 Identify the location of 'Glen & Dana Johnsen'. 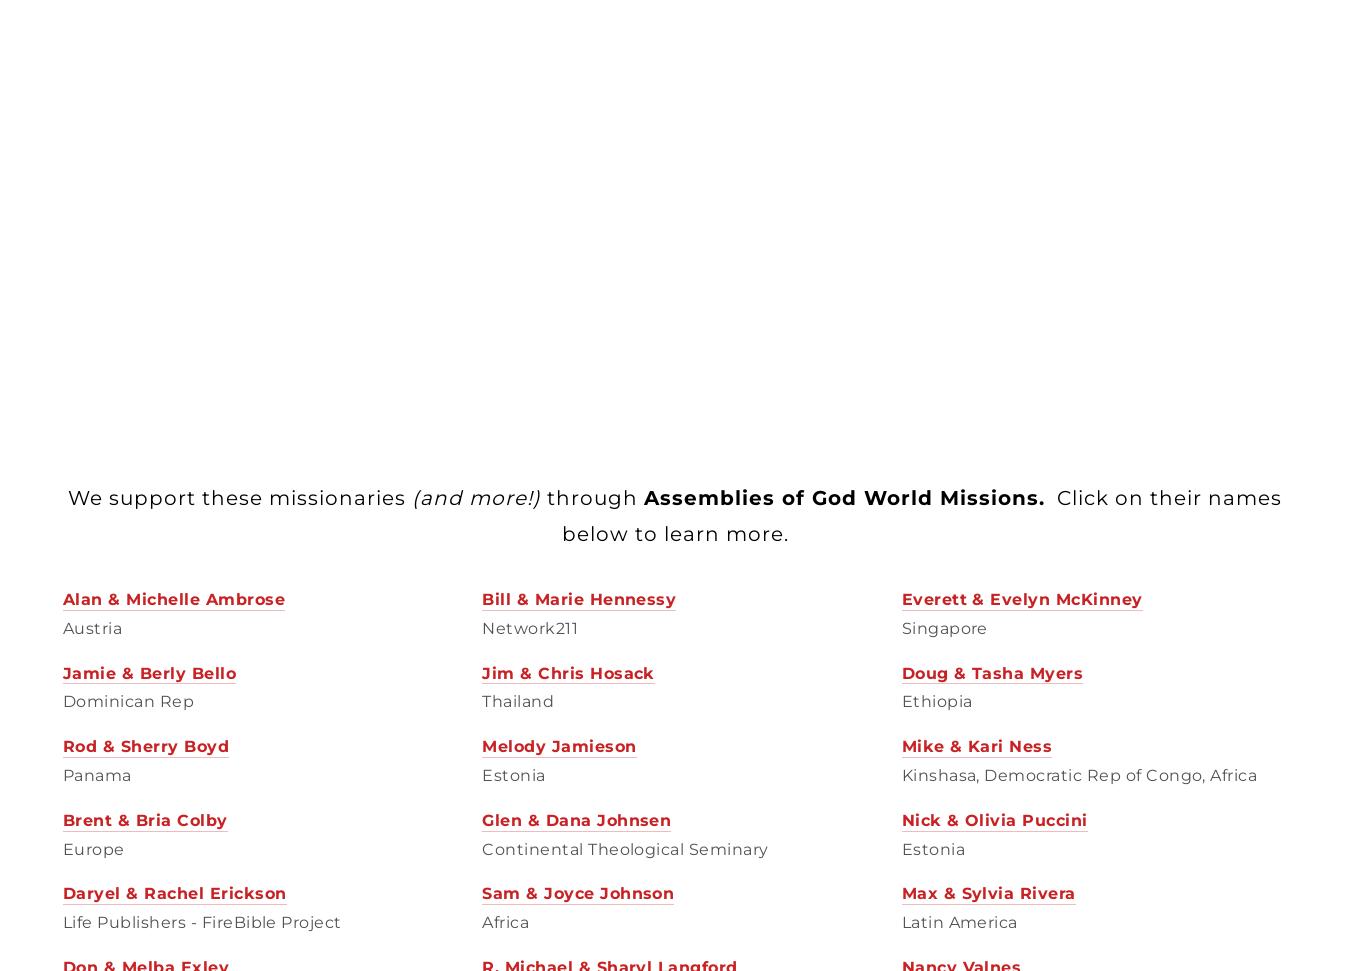
(480, 818).